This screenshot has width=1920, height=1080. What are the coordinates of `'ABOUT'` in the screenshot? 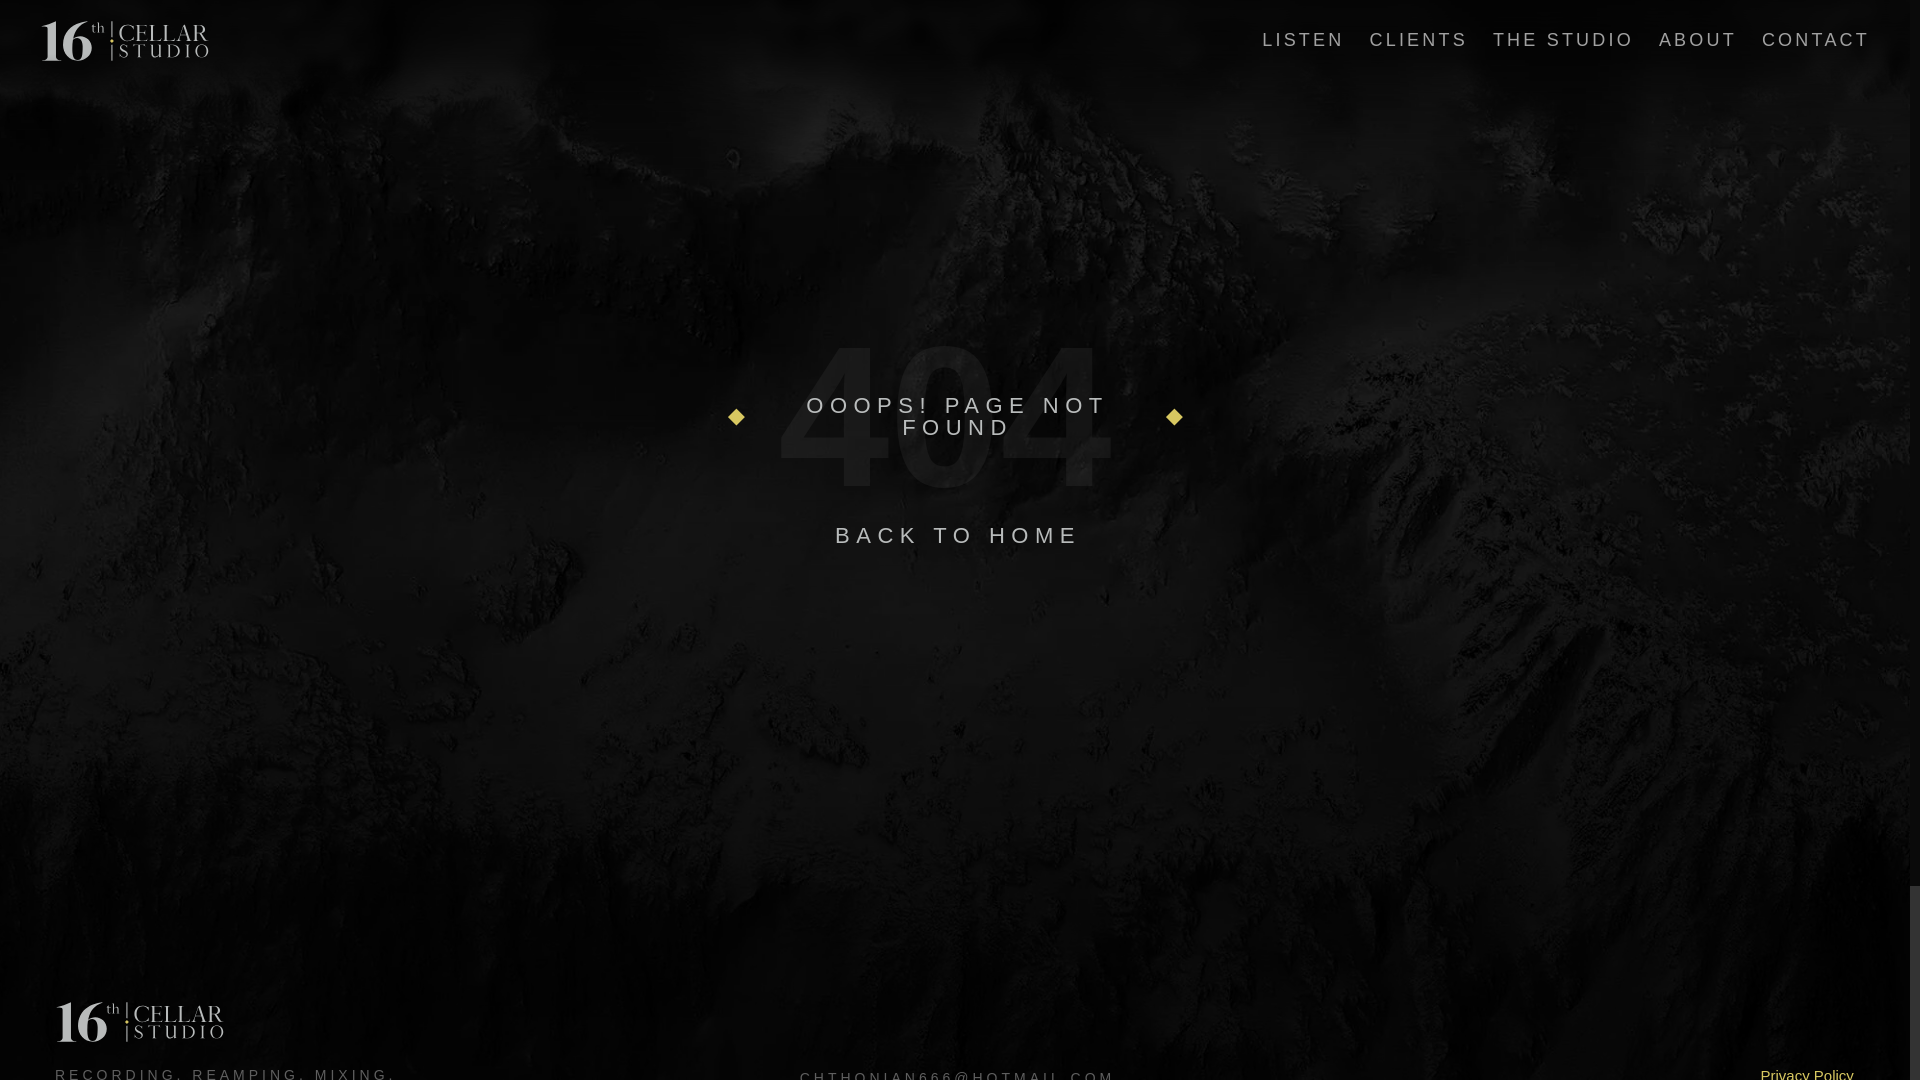 It's located at (1659, 39).